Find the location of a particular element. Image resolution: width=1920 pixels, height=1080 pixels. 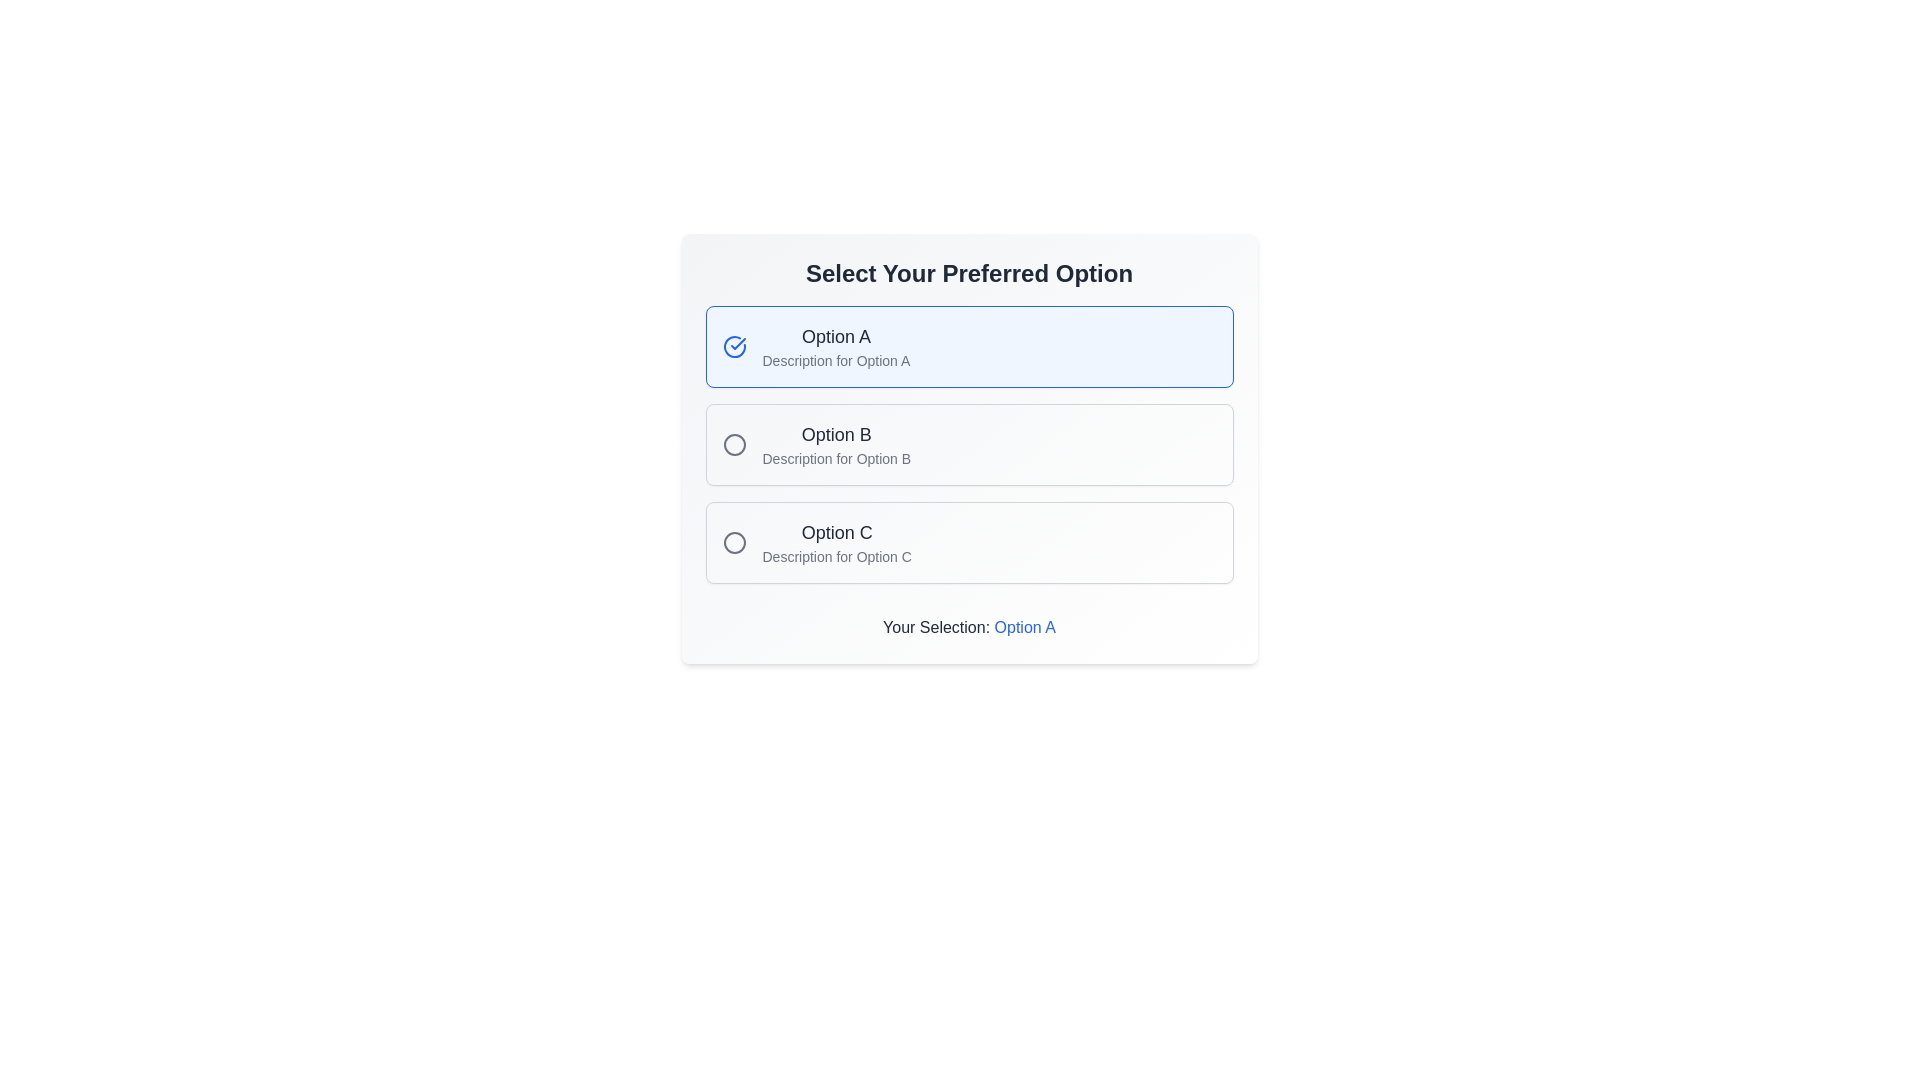

the circular selection indicator representing 'Option B' in the vertically arranged list of options is located at coordinates (733, 443).